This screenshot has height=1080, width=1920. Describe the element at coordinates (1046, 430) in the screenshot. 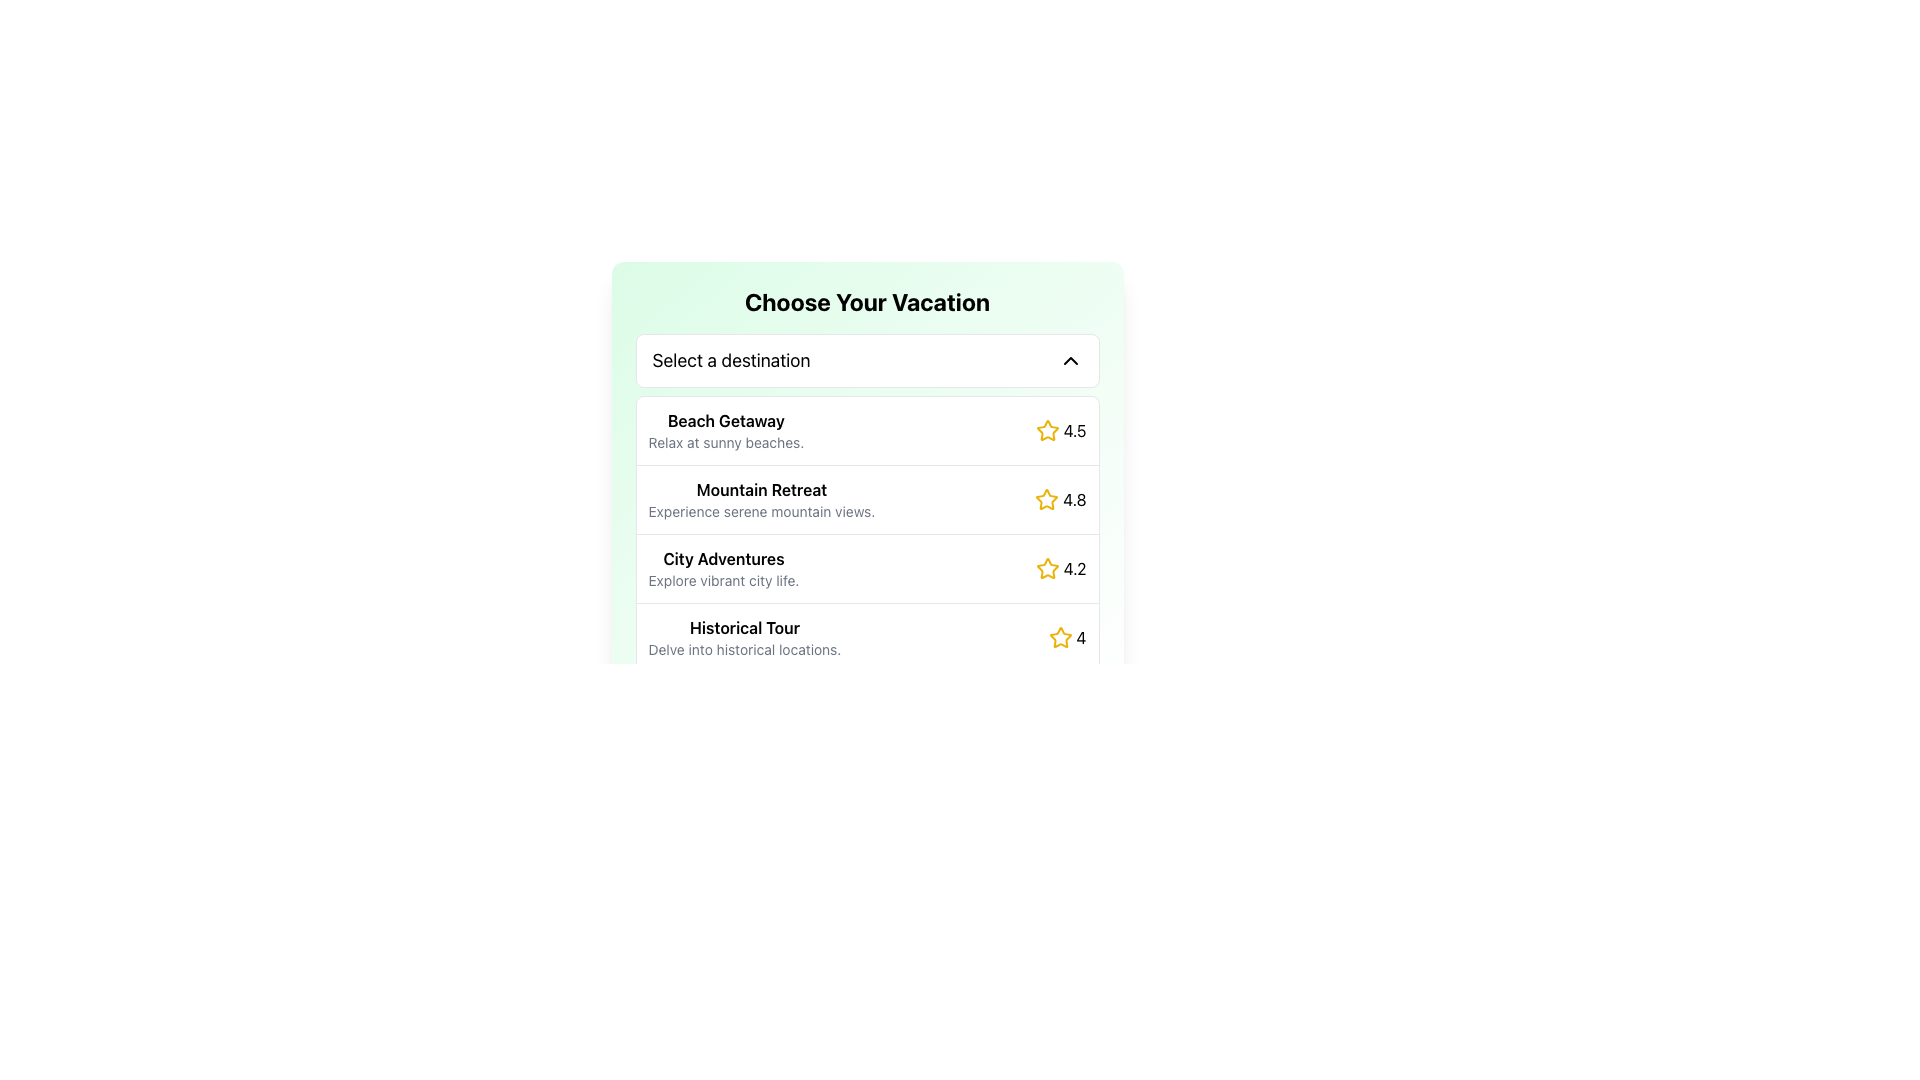

I see `the star icon representing the rating for the 'Beach Getaway' vacation option, which indicates a rating of '4.5'` at that location.